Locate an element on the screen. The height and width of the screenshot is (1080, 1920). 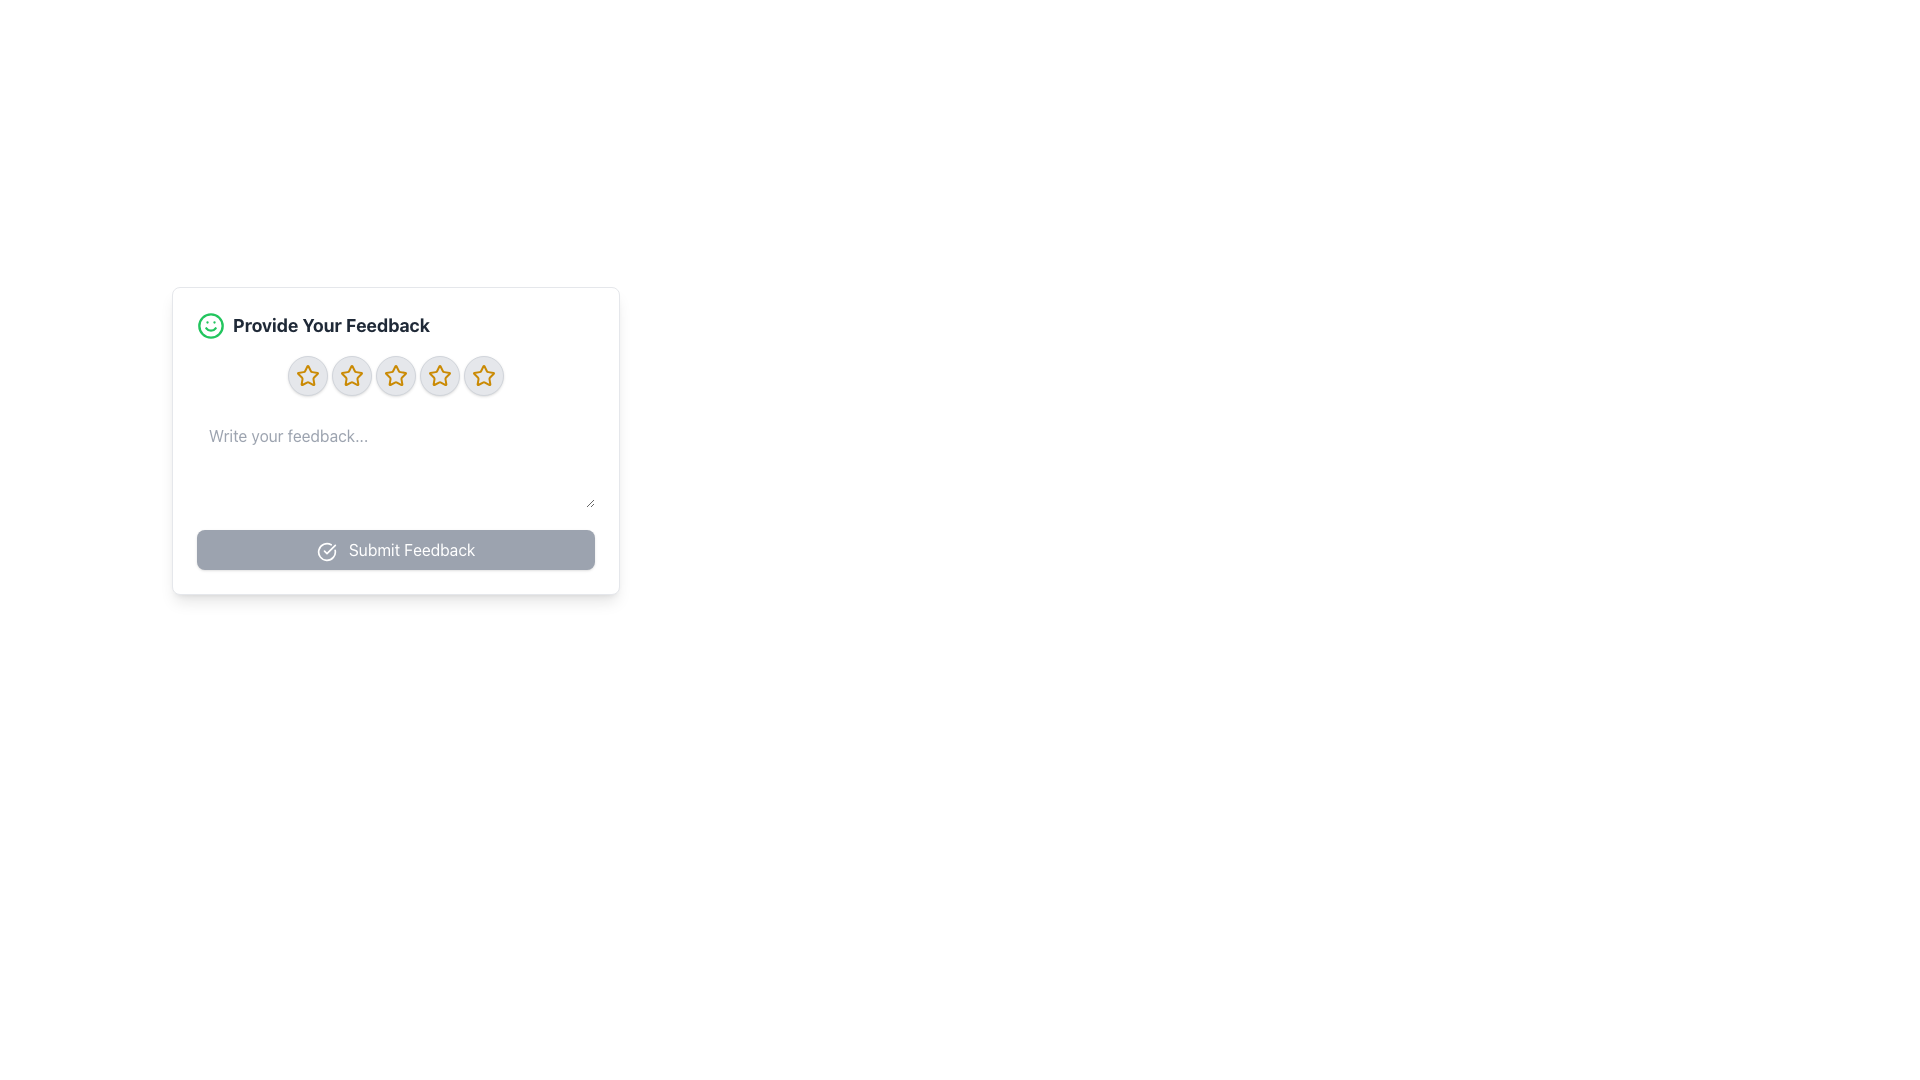
the fourth circular rating button in the feedback section is located at coordinates (439, 375).